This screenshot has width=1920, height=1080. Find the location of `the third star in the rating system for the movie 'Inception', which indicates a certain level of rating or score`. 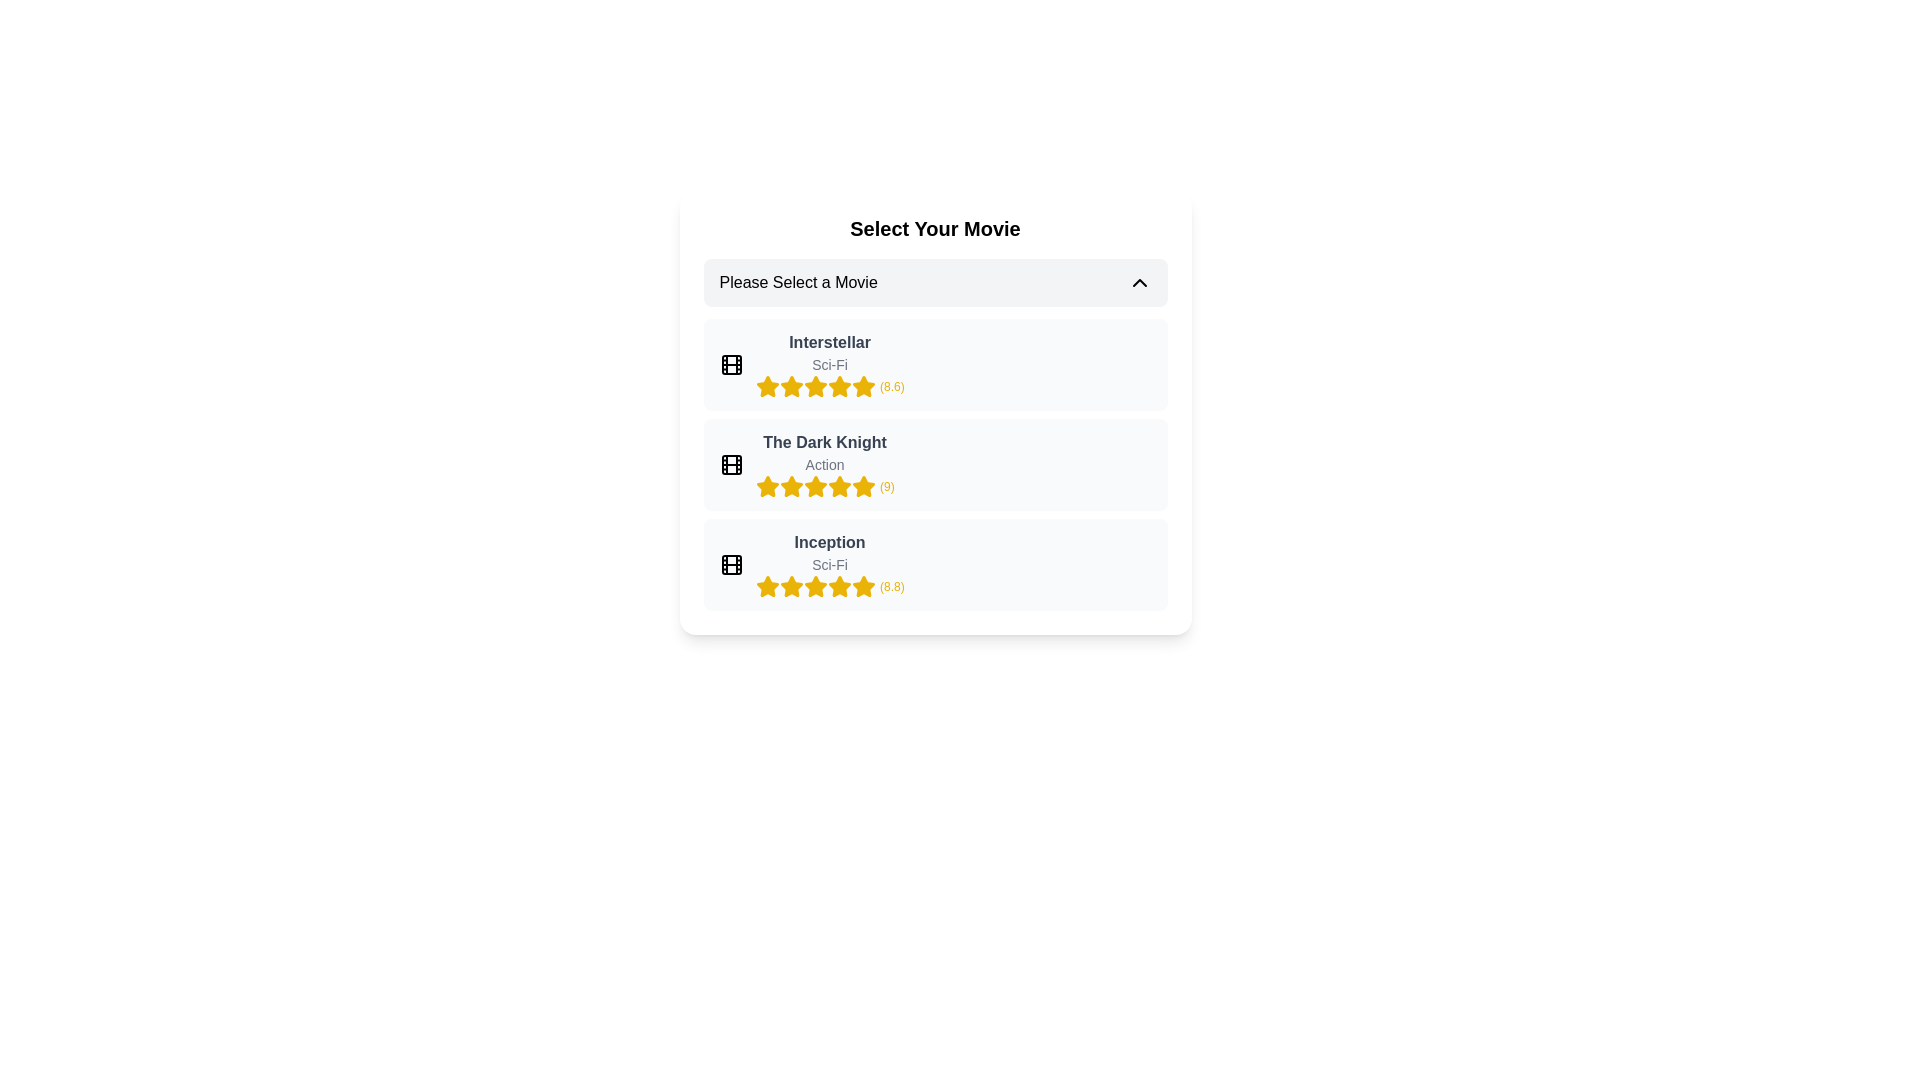

the third star in the rating system for the movie 'Inception', which indicates a certain level of rating or score is located at coordinates (863, 585).